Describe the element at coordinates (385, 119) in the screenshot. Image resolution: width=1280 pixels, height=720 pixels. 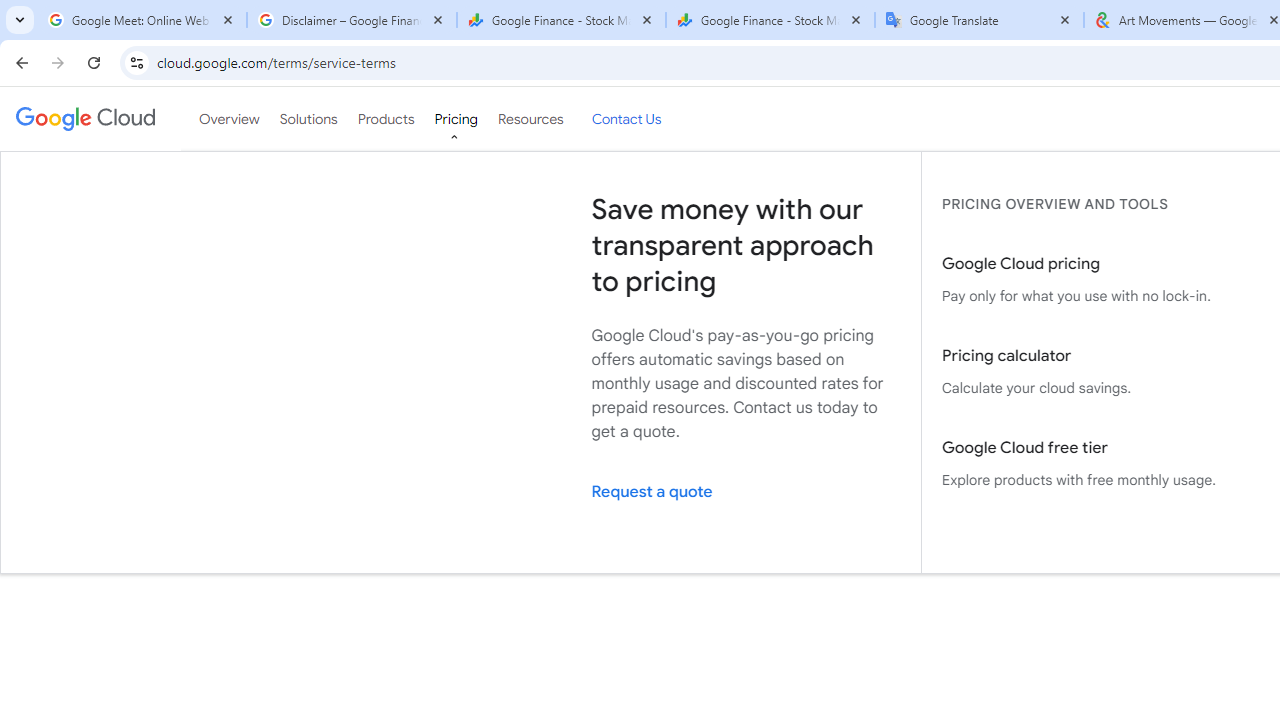
I see `'Products'` at that location.